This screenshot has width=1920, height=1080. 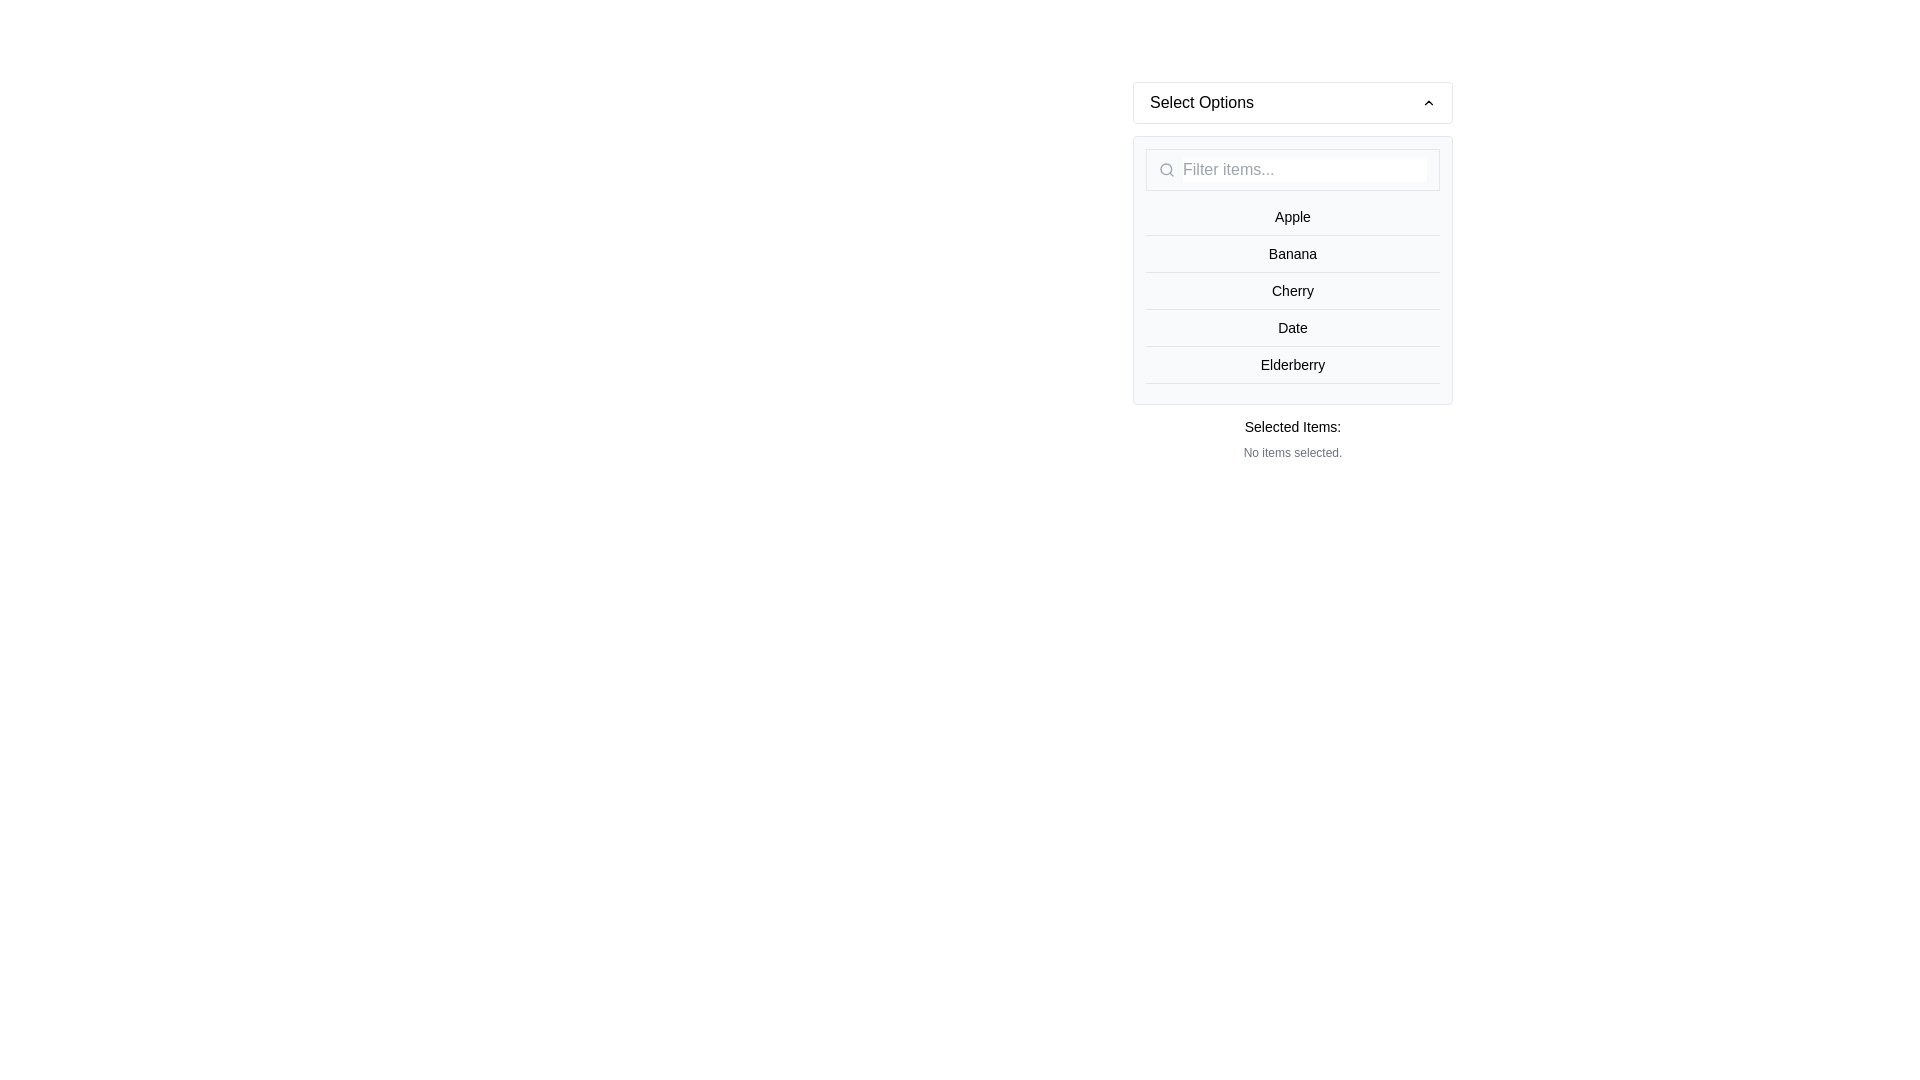 What do you see at coordinates (1428, 103) in the screenshot?
I see `the upward-pointing triangular interactive icon styled as a chevron located at the far right end of the 'Select Options' dropdown title bar` at bounding box center [1428, 103].